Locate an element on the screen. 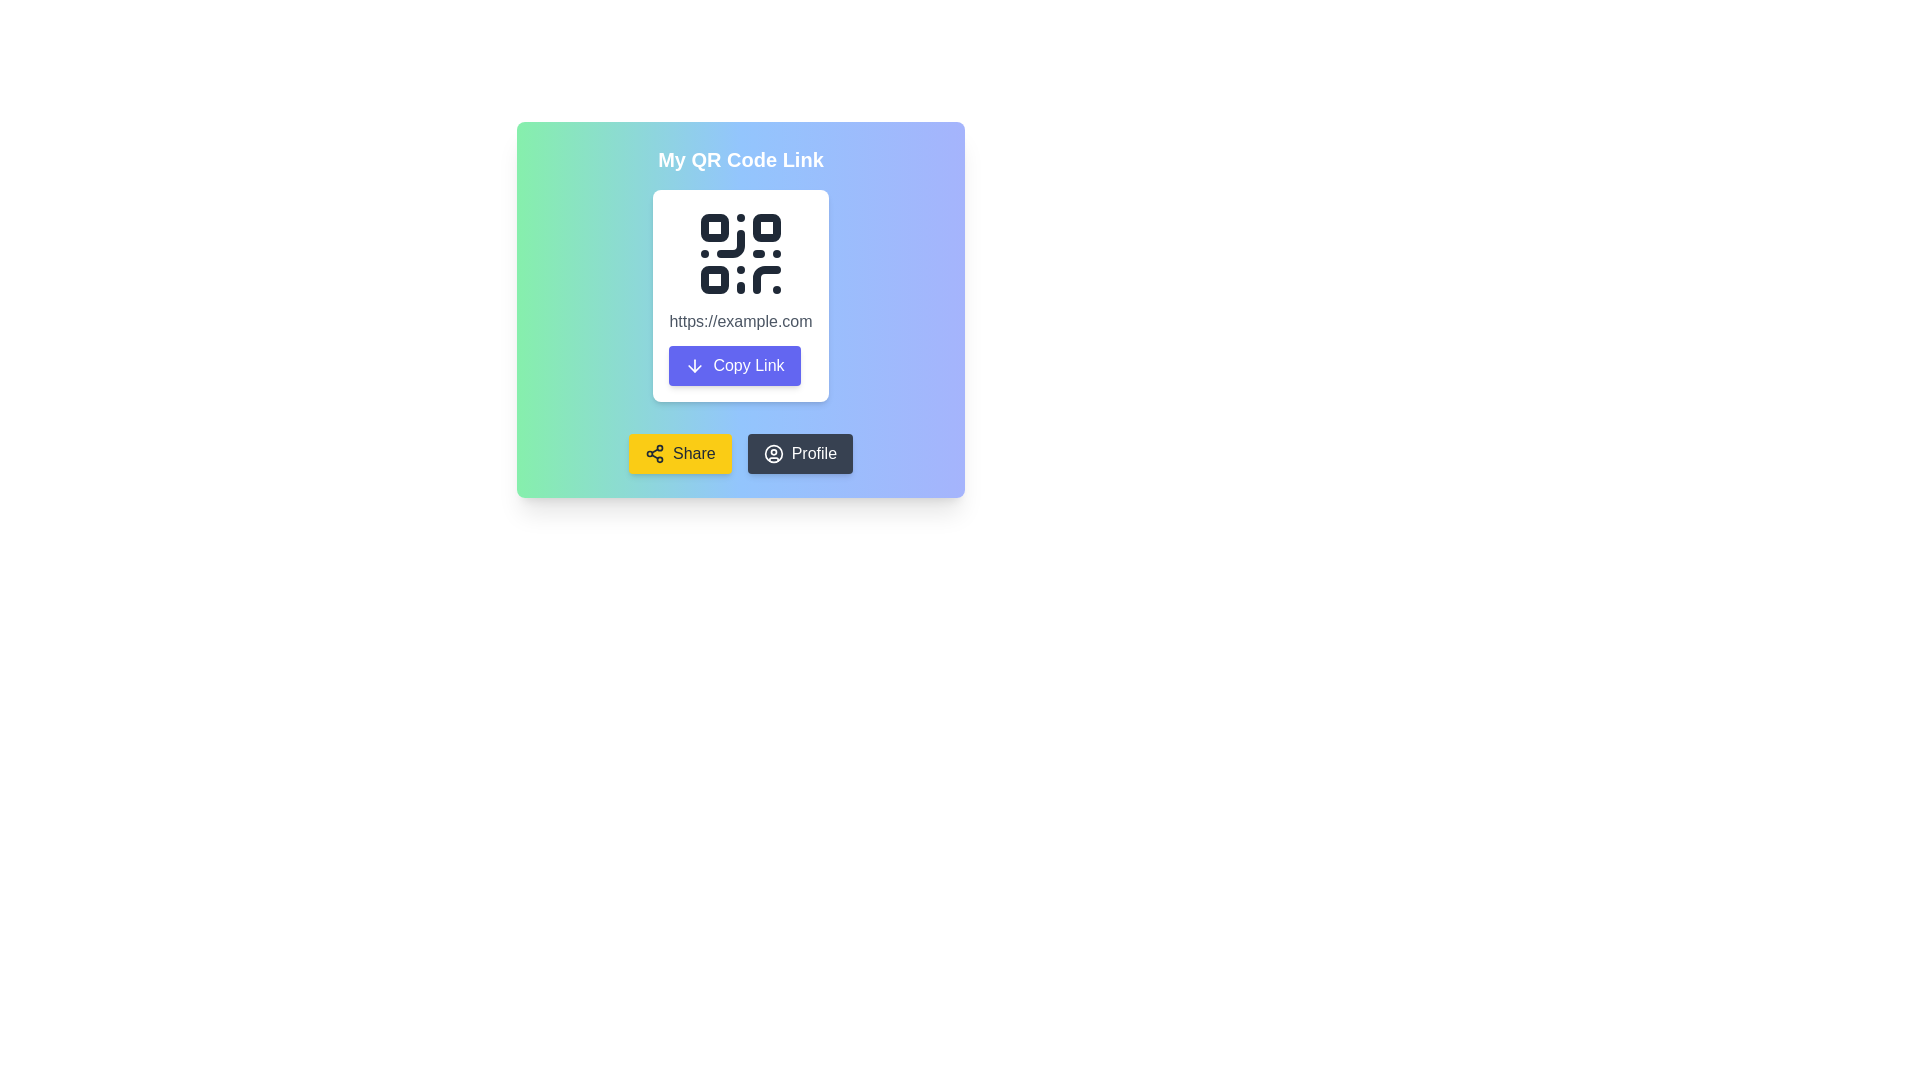 This screenshot has height=1080, width=1920. the 'Copy Link' button which is a rectangular button with a purple background and white text, located at the lower part of the card containing a QR code is located at coordinates (733, 366).